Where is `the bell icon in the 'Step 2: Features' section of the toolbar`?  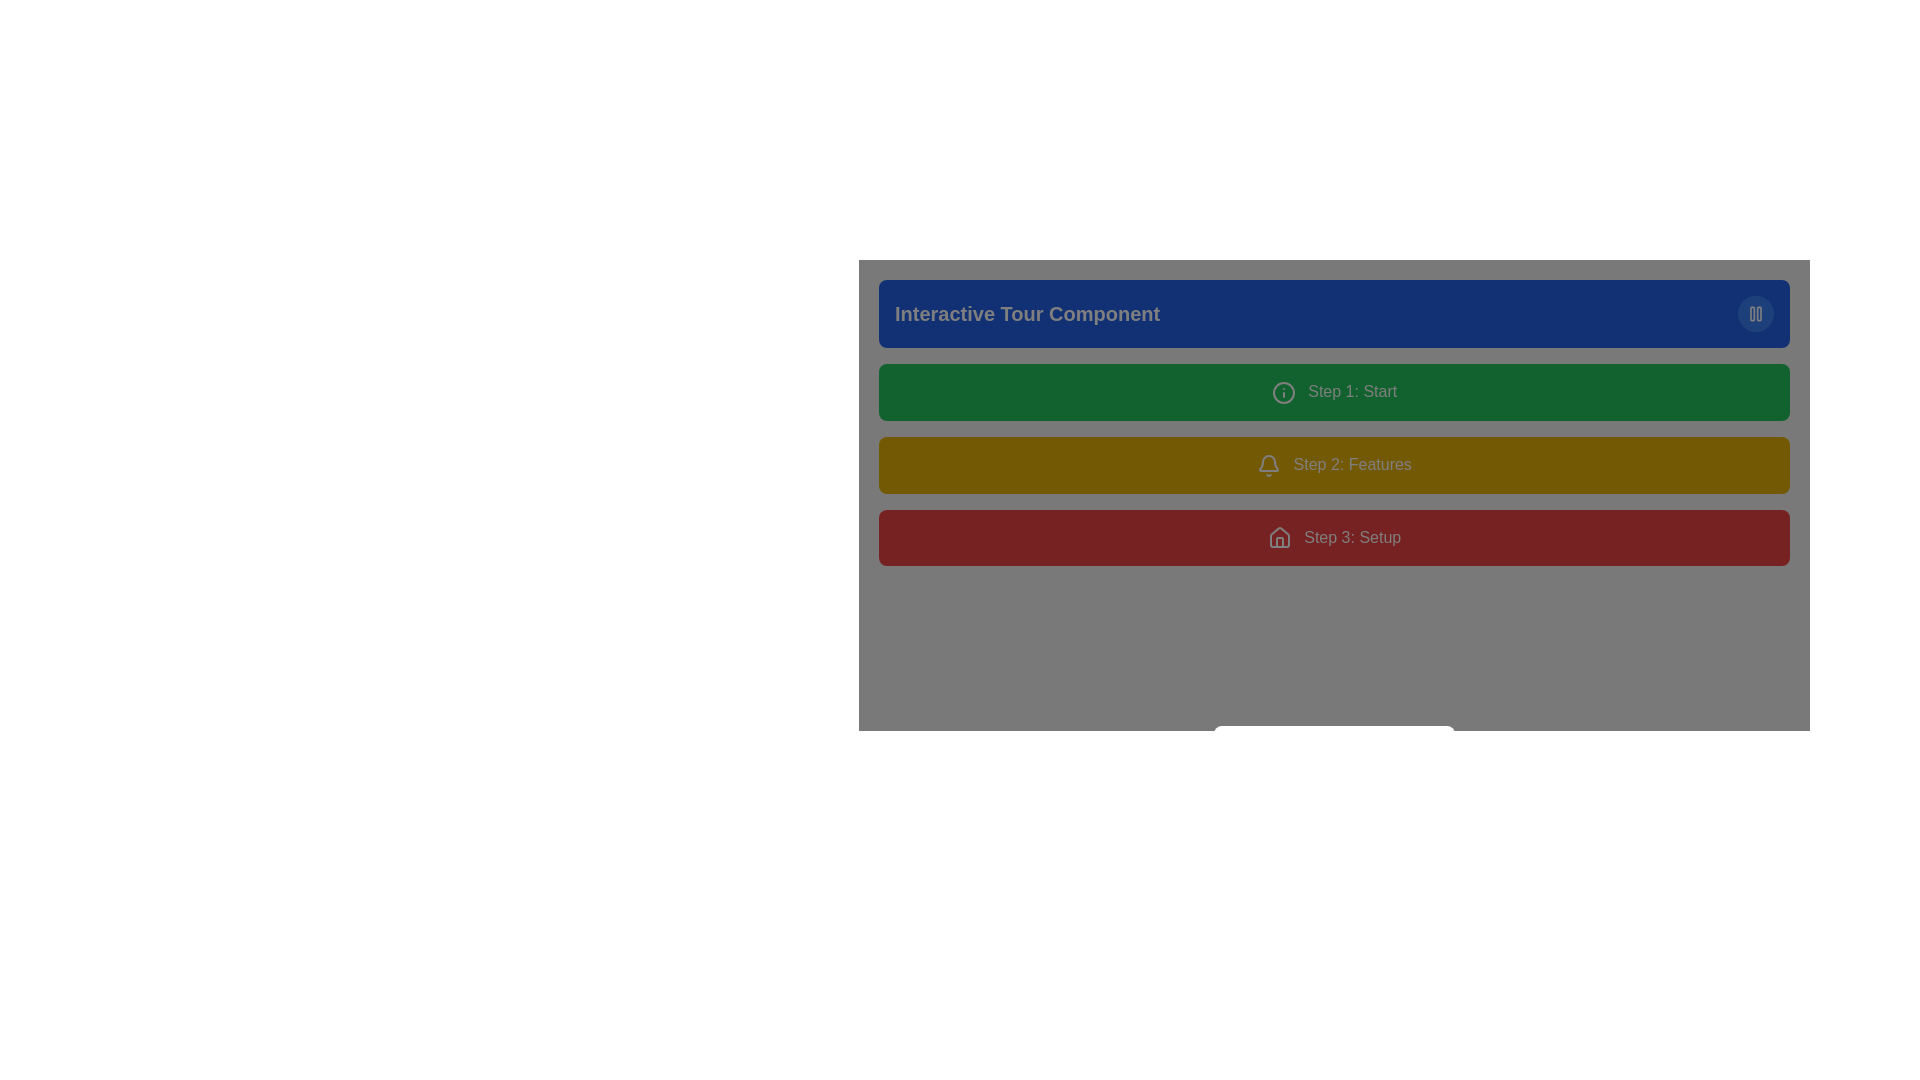
the bell icon in the 'Step 2: Features' section of the toolbar is located at coordinates (1268, 462).